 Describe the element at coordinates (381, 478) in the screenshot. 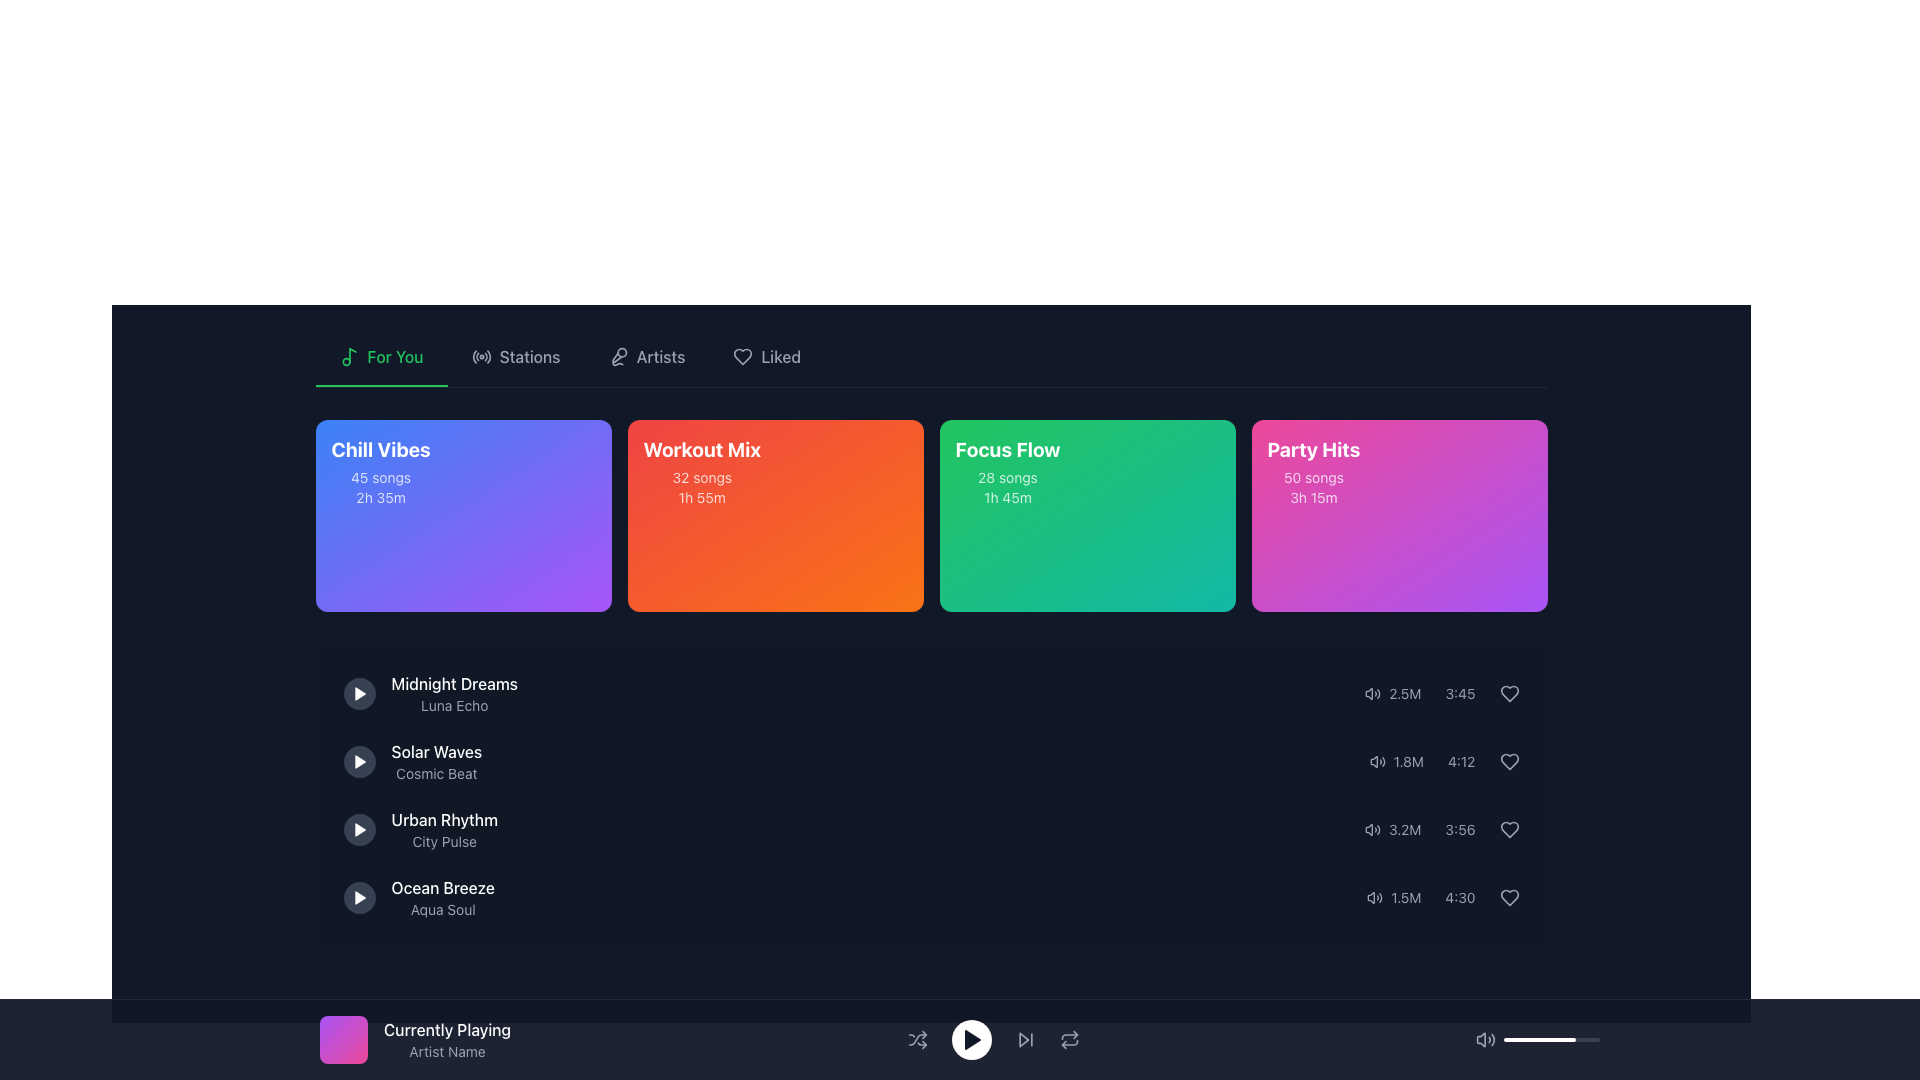

I see `the text label indicating the number of songs in the 'Chill Vibes' playlist located on the second line of text within the playlist card` at that location.